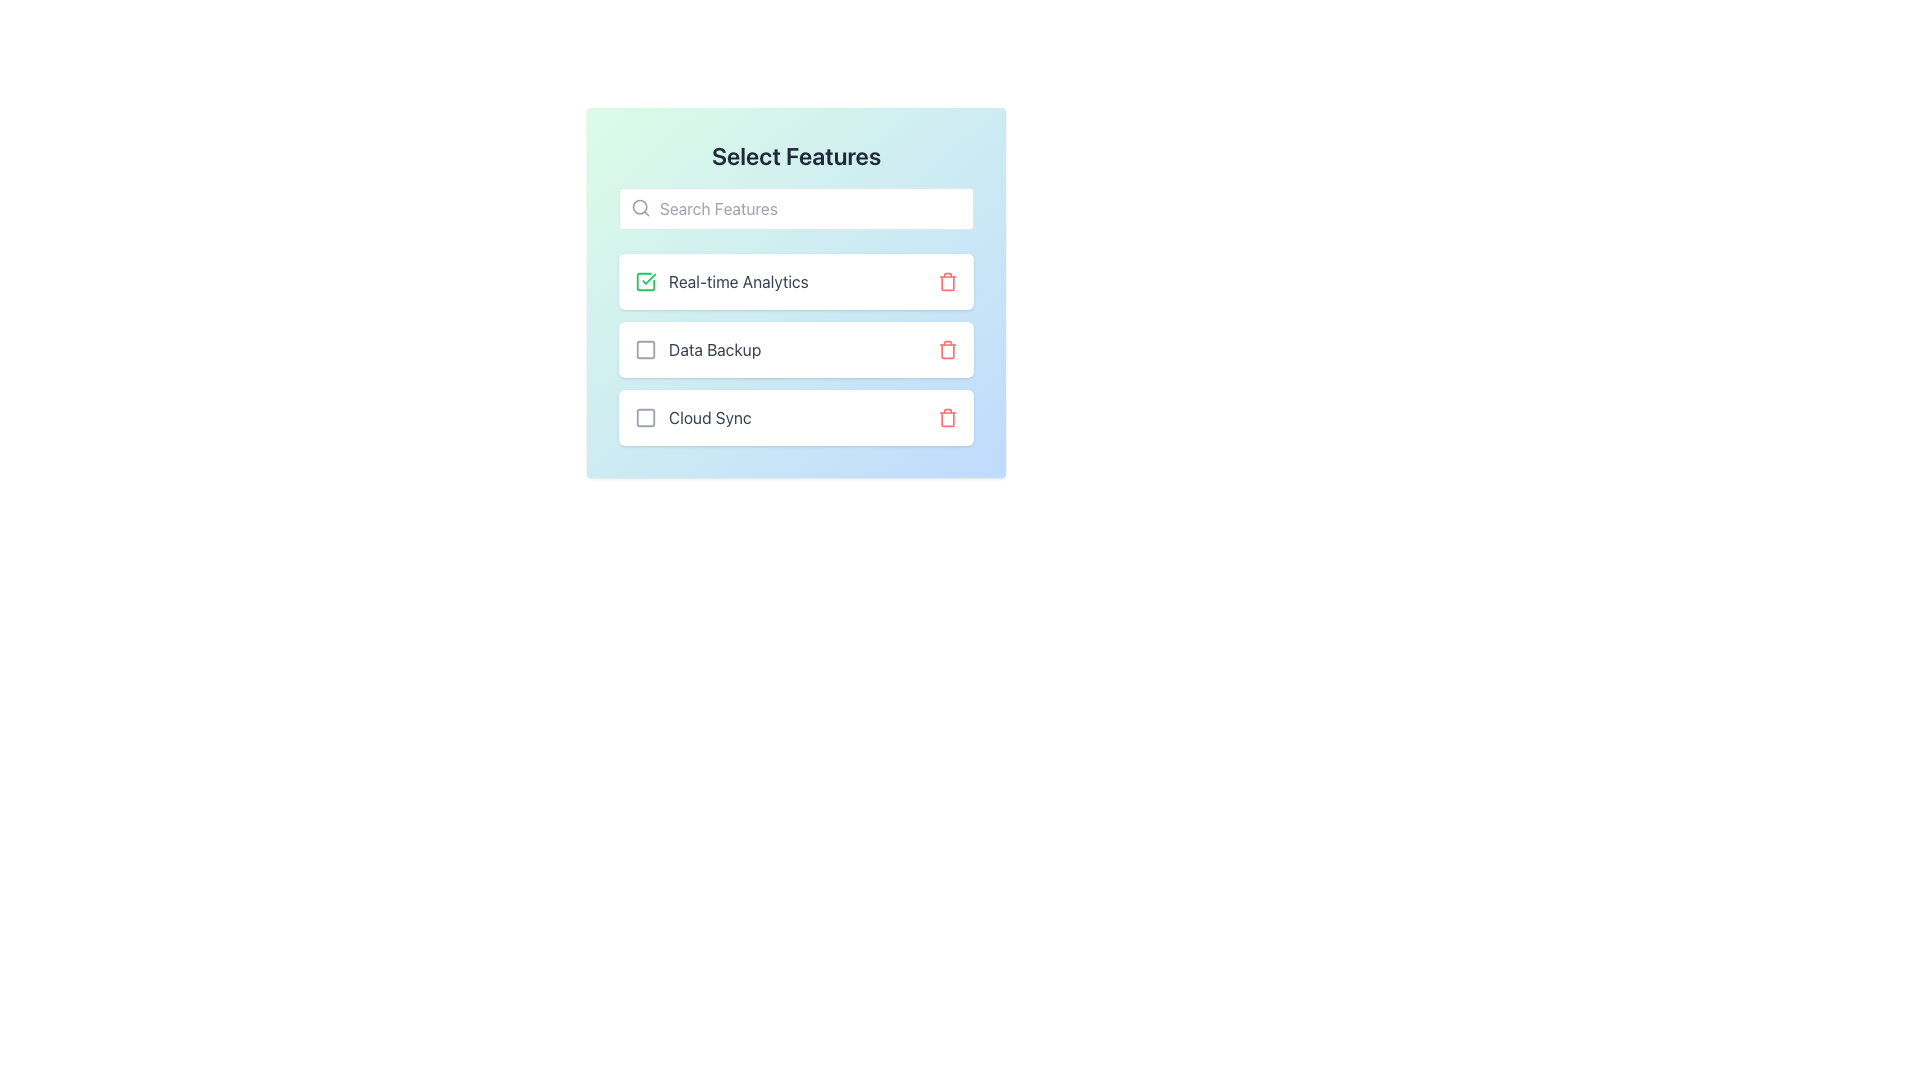 The width and height of the screenshot is (1920, 1080). What do you see at coordinates (698, 349) in the screenshot?
I see `the 'Data Backup' checkbox and its label in the list of selectable elements below 'Select Features'` at bounding box center [698, 349].